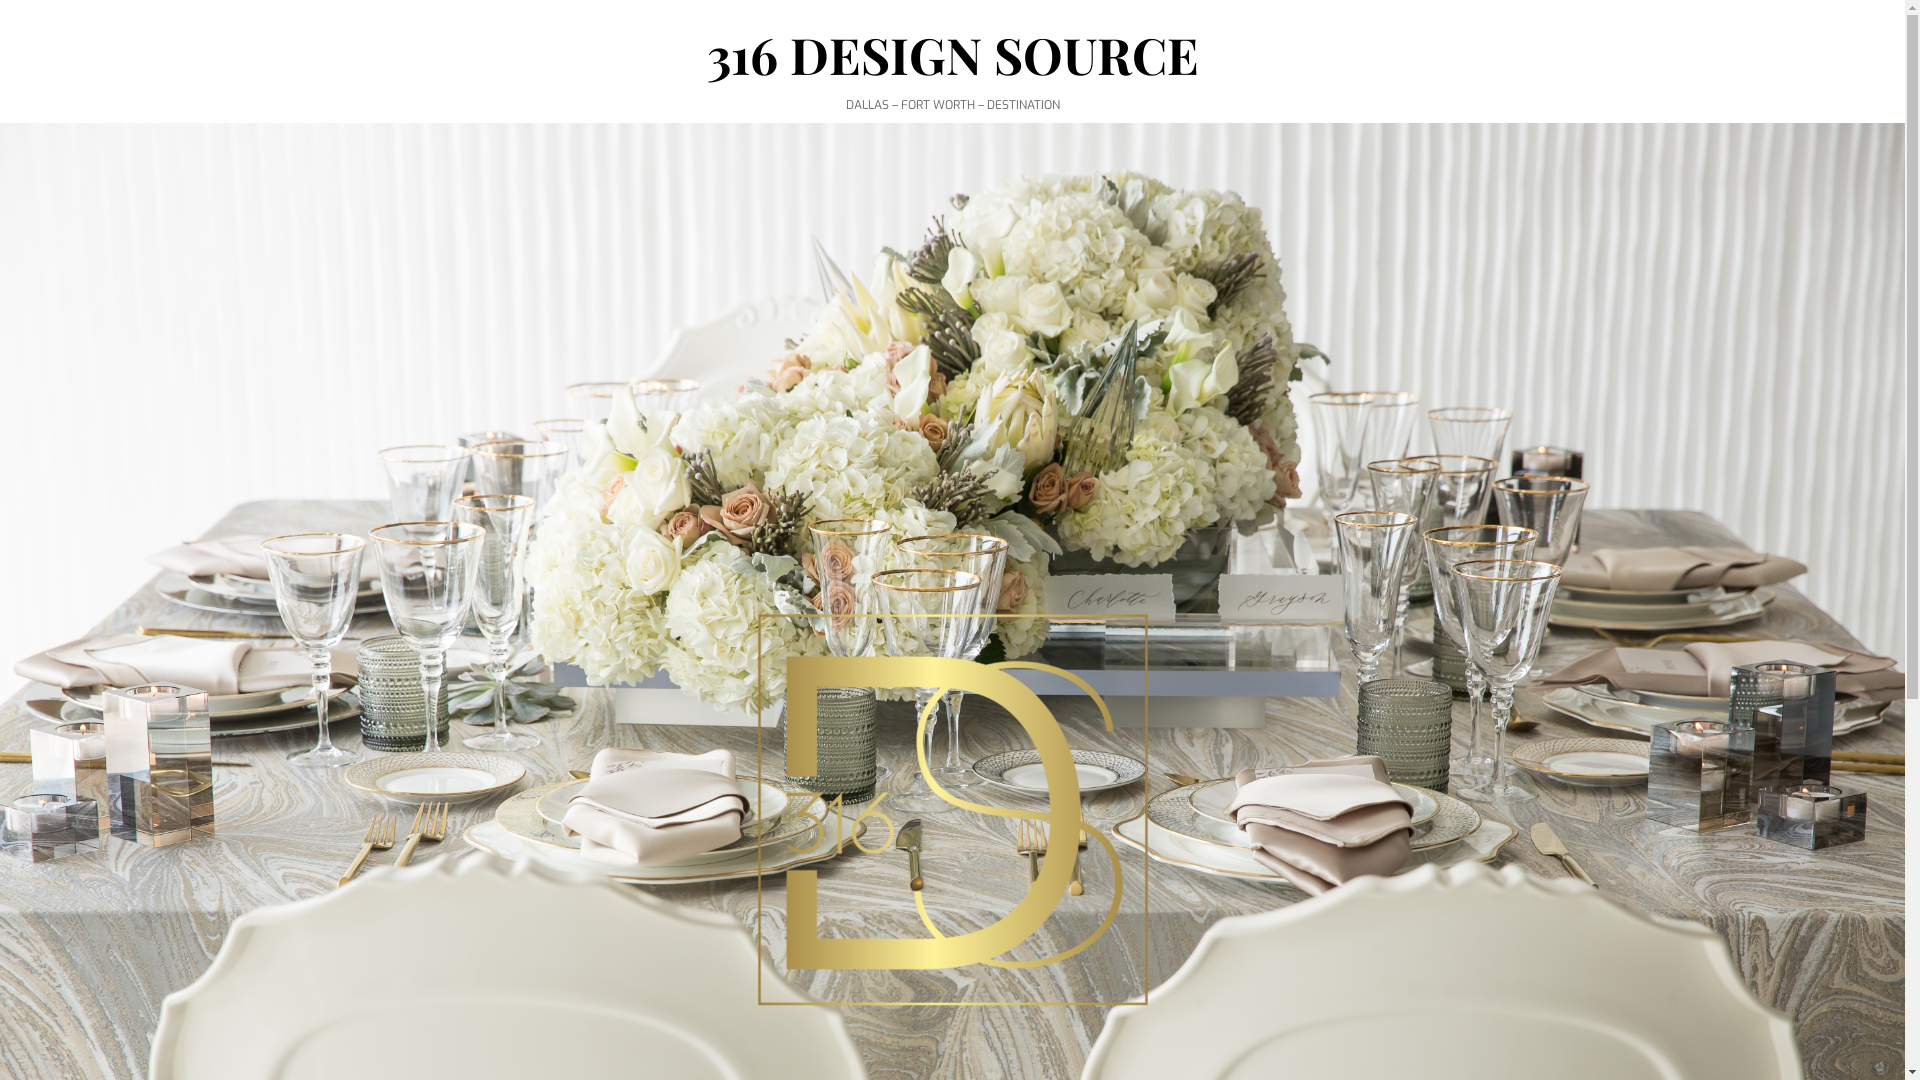 This screenshot has width=1920, height=1080. I want to click on '316 DESIGN SOURCE', so click(950, 53).